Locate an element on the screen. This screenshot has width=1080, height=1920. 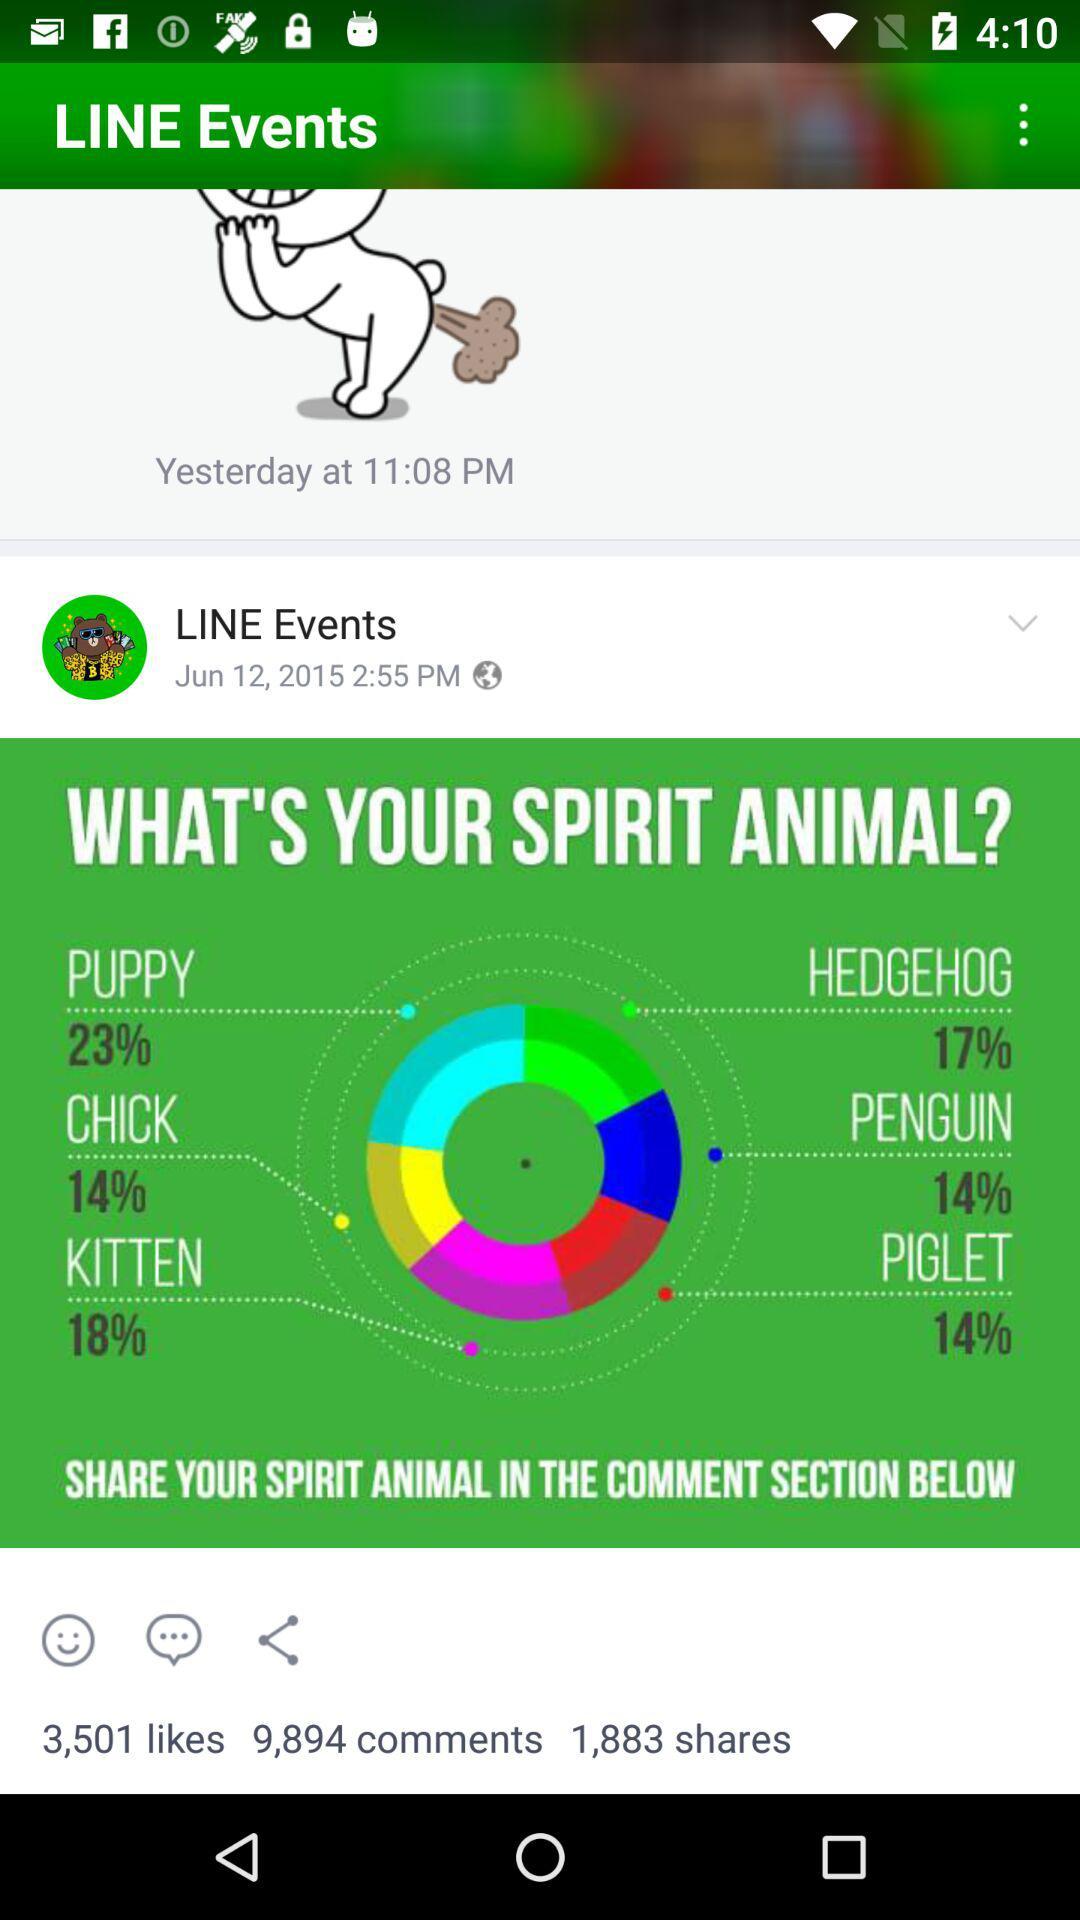
the icon to the right of 3,501 likes icon is located at coordinates (397, 1738).